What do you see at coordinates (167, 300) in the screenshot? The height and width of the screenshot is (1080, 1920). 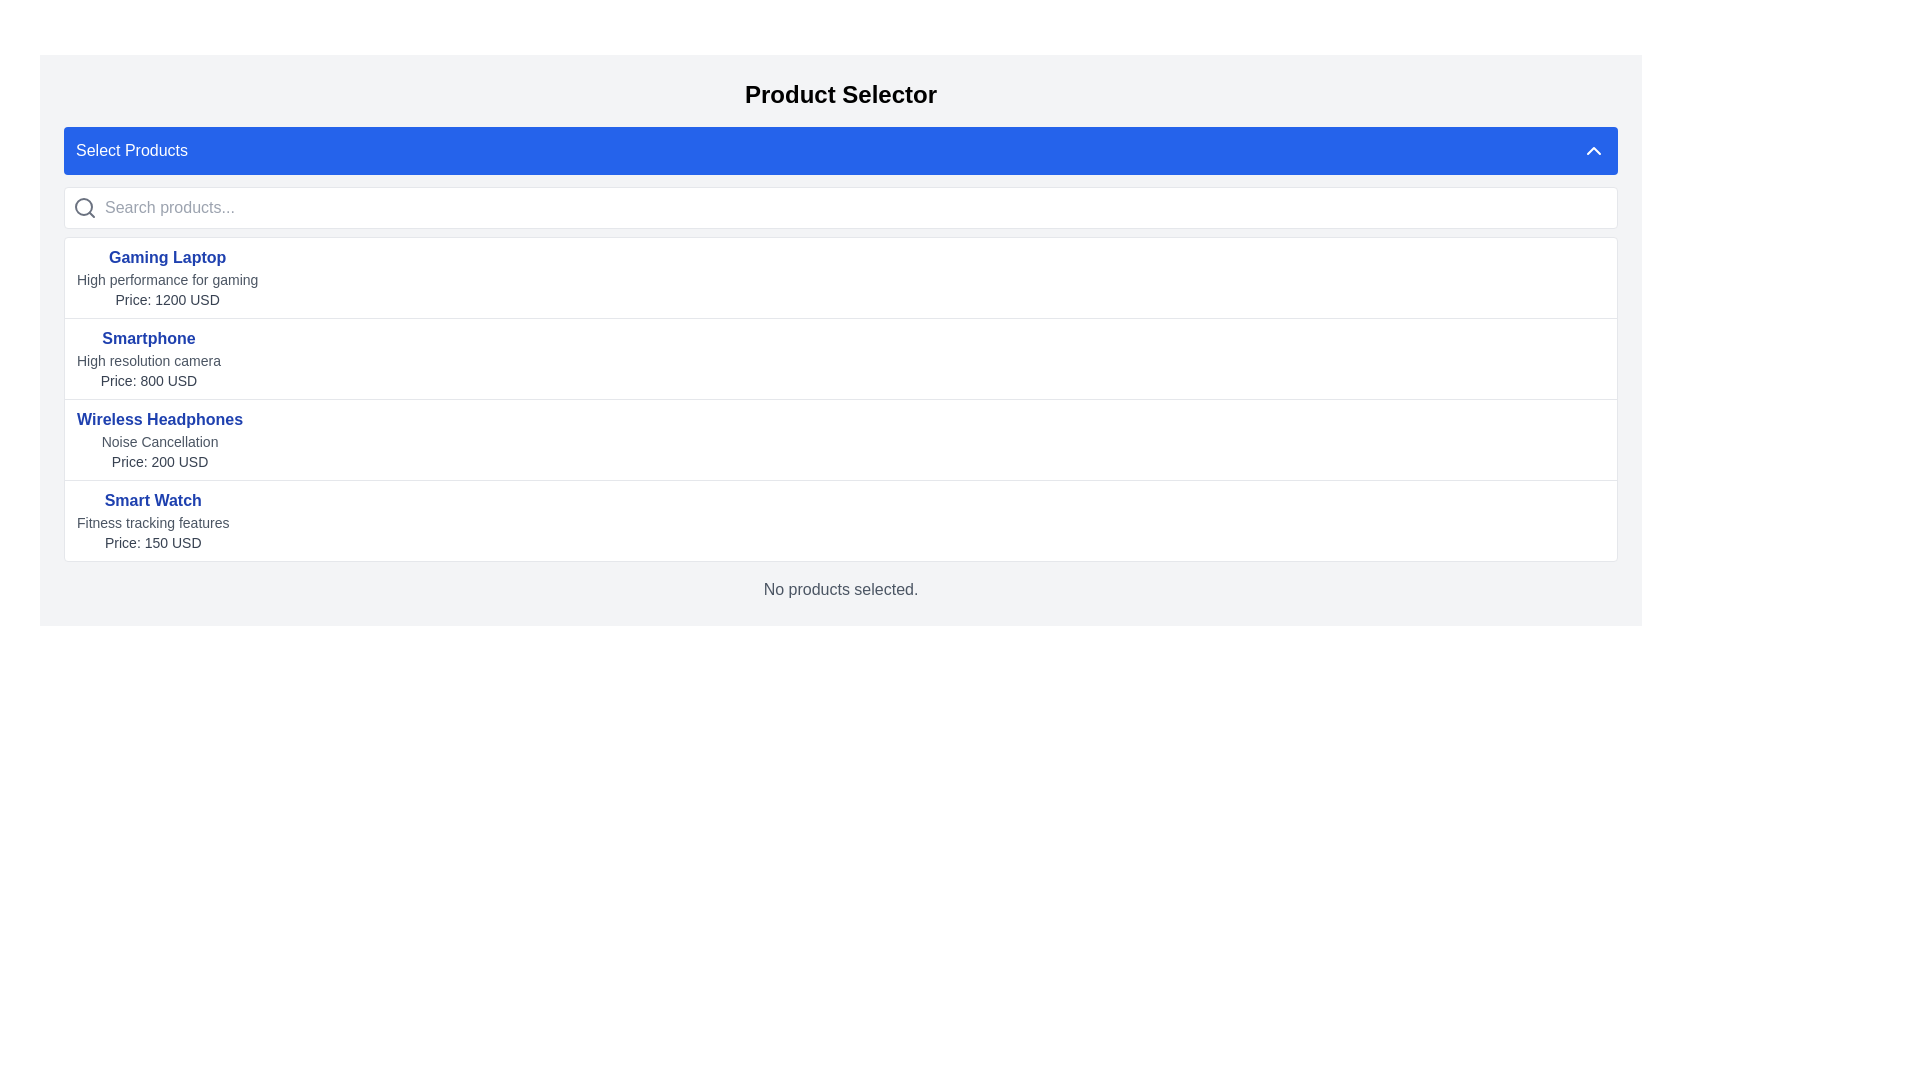 I see `the static text label displaying the price information of '1200 USD' located under the 'Gaming Laptop' product listing` at bounding box center [167, 300].